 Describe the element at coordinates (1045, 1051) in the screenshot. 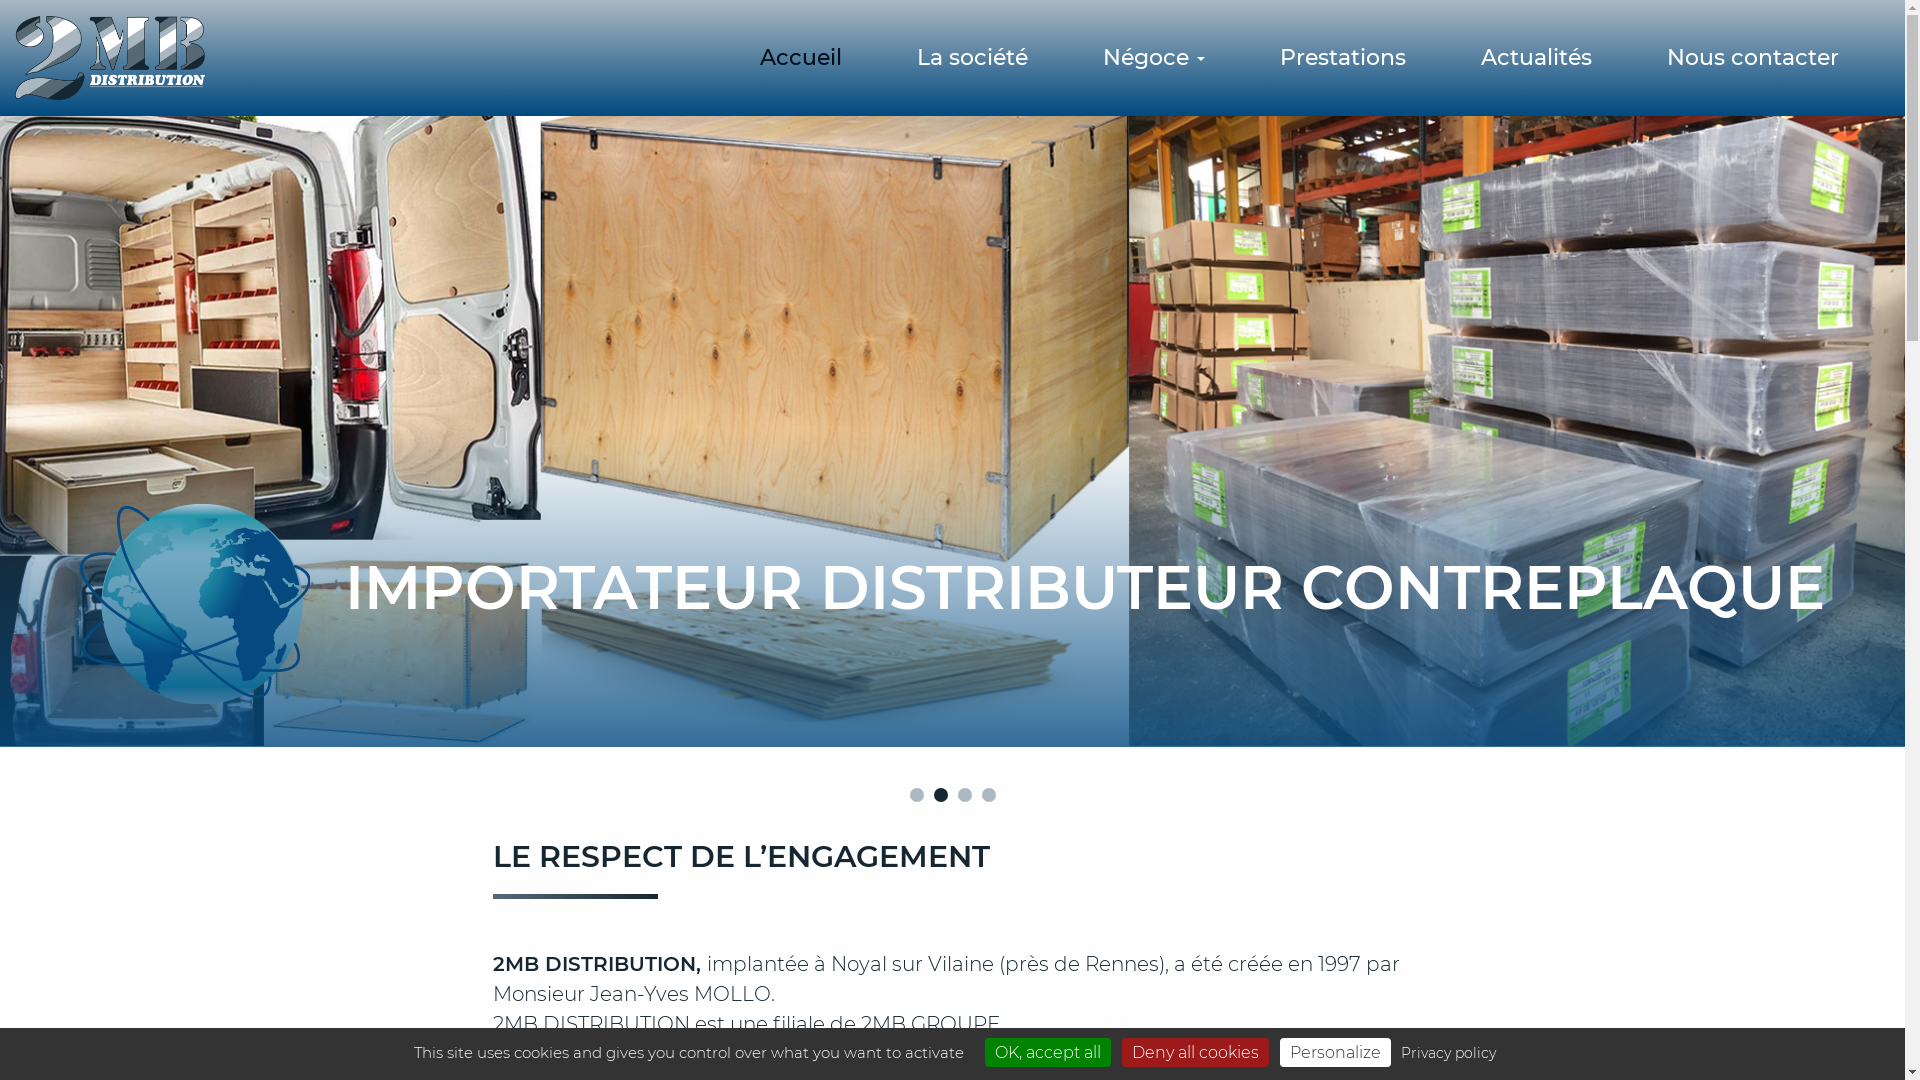

I see `'OK, accept all'` at that location.